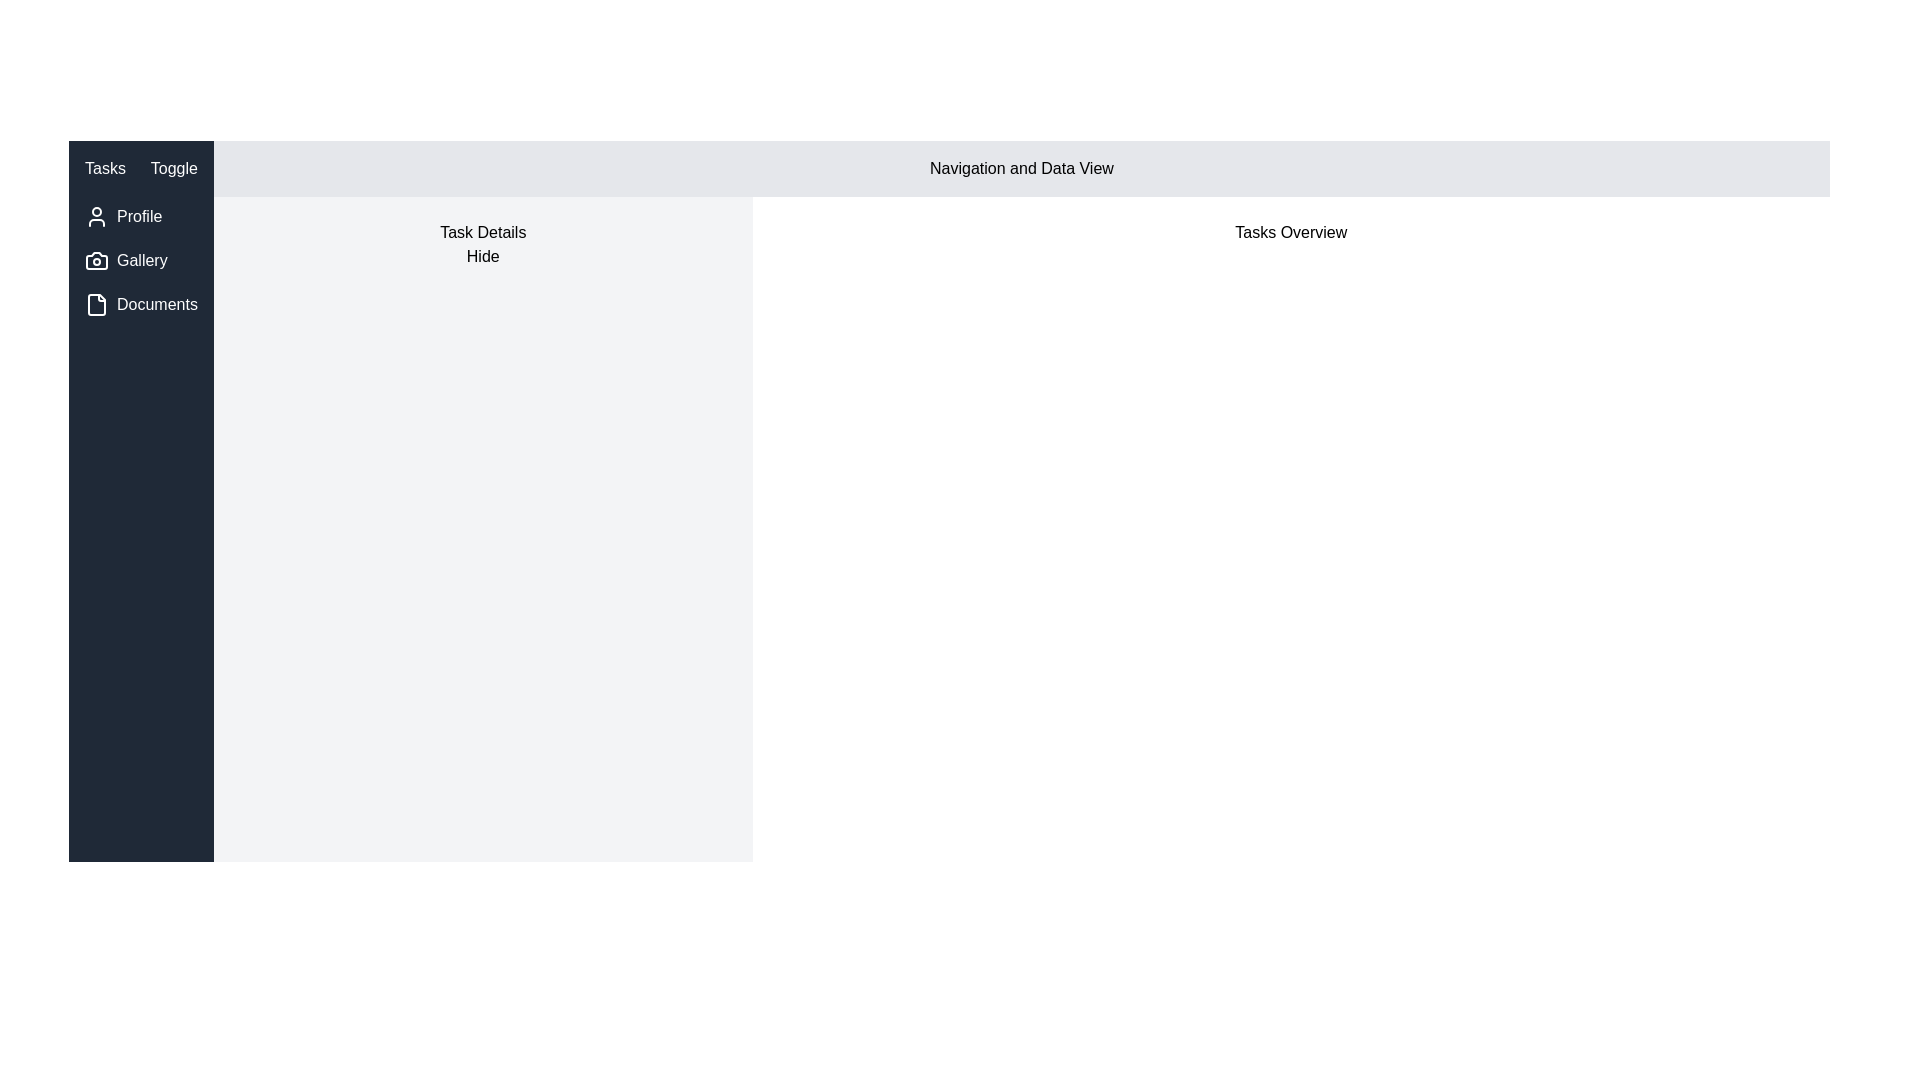 The height and width of the screenshot is (1080, 1920). I want to click on the Navigation menu located in the sidebar, which provides access to 'Profile', 'Gallery', and 'Documents', so click(140, 260).